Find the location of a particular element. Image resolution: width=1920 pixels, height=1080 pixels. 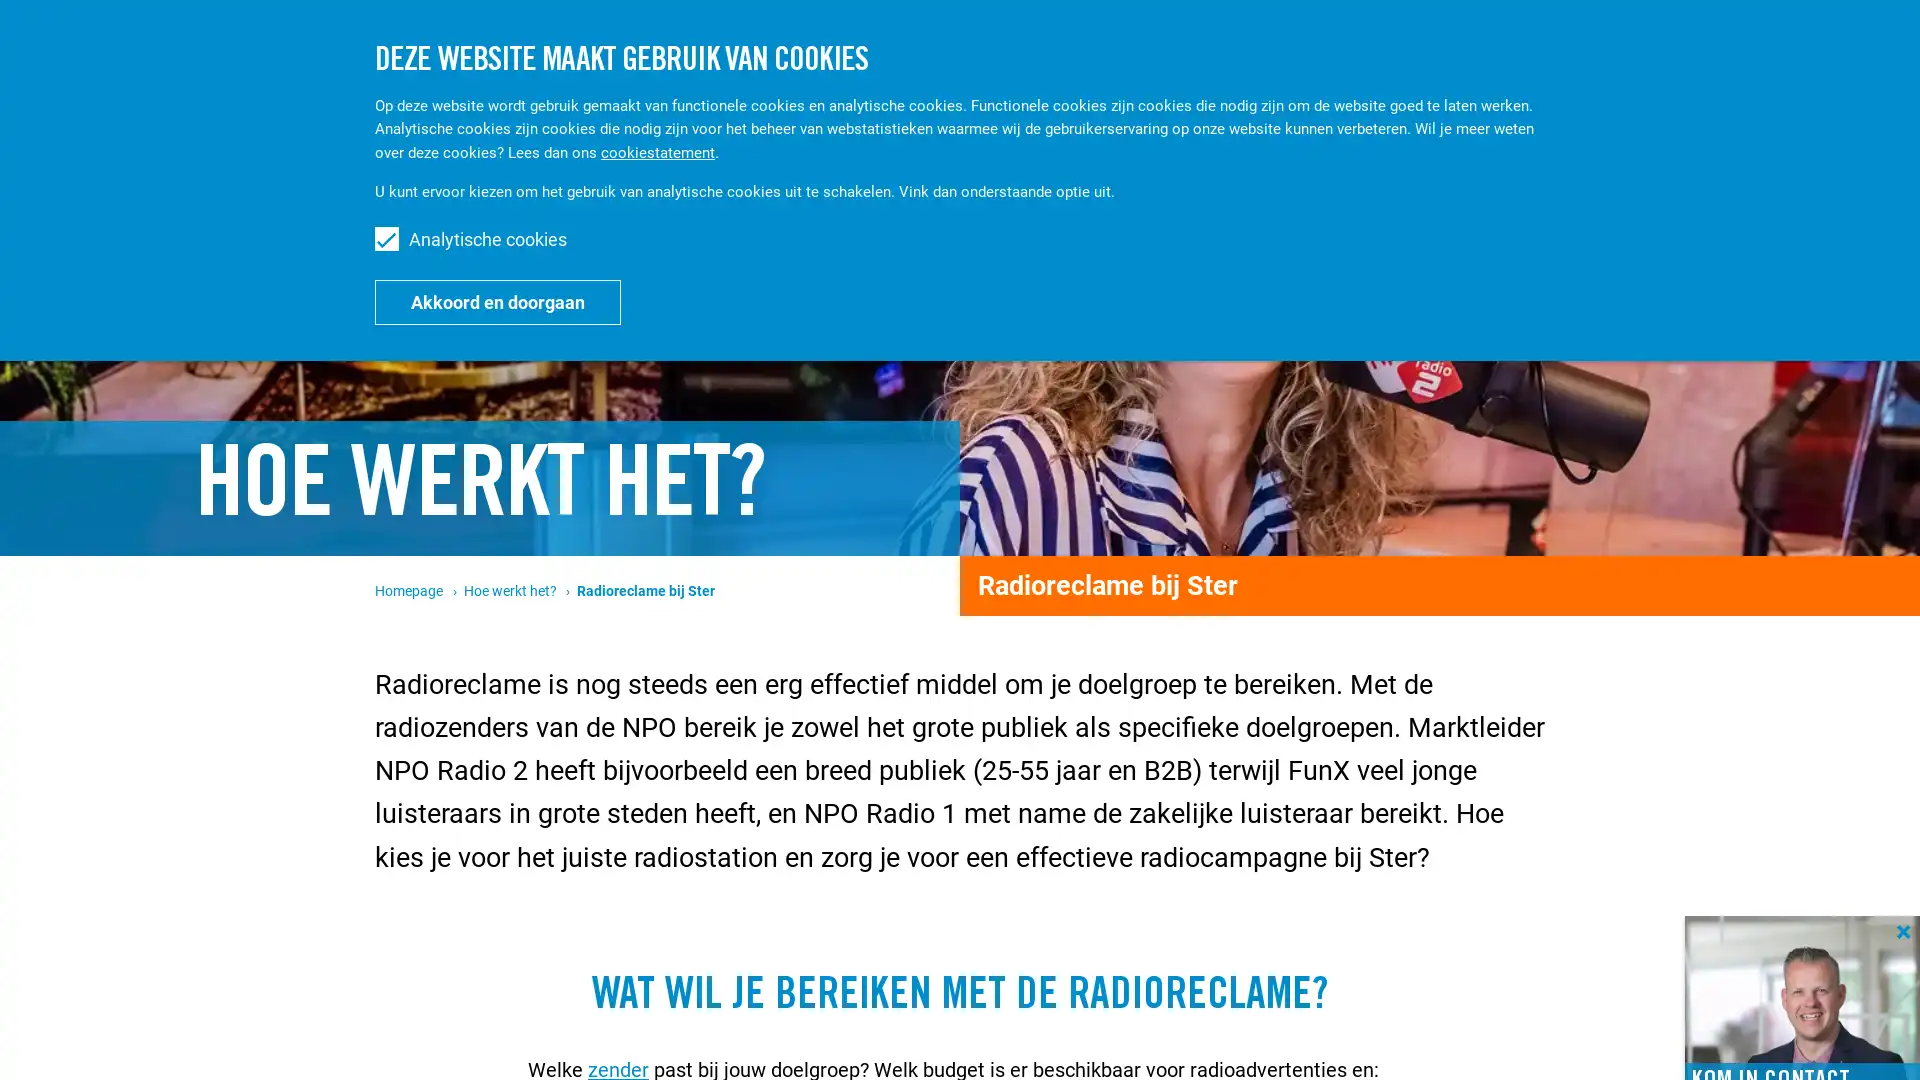

Akkoord en doorgaan is located at coordinates (498, 301).